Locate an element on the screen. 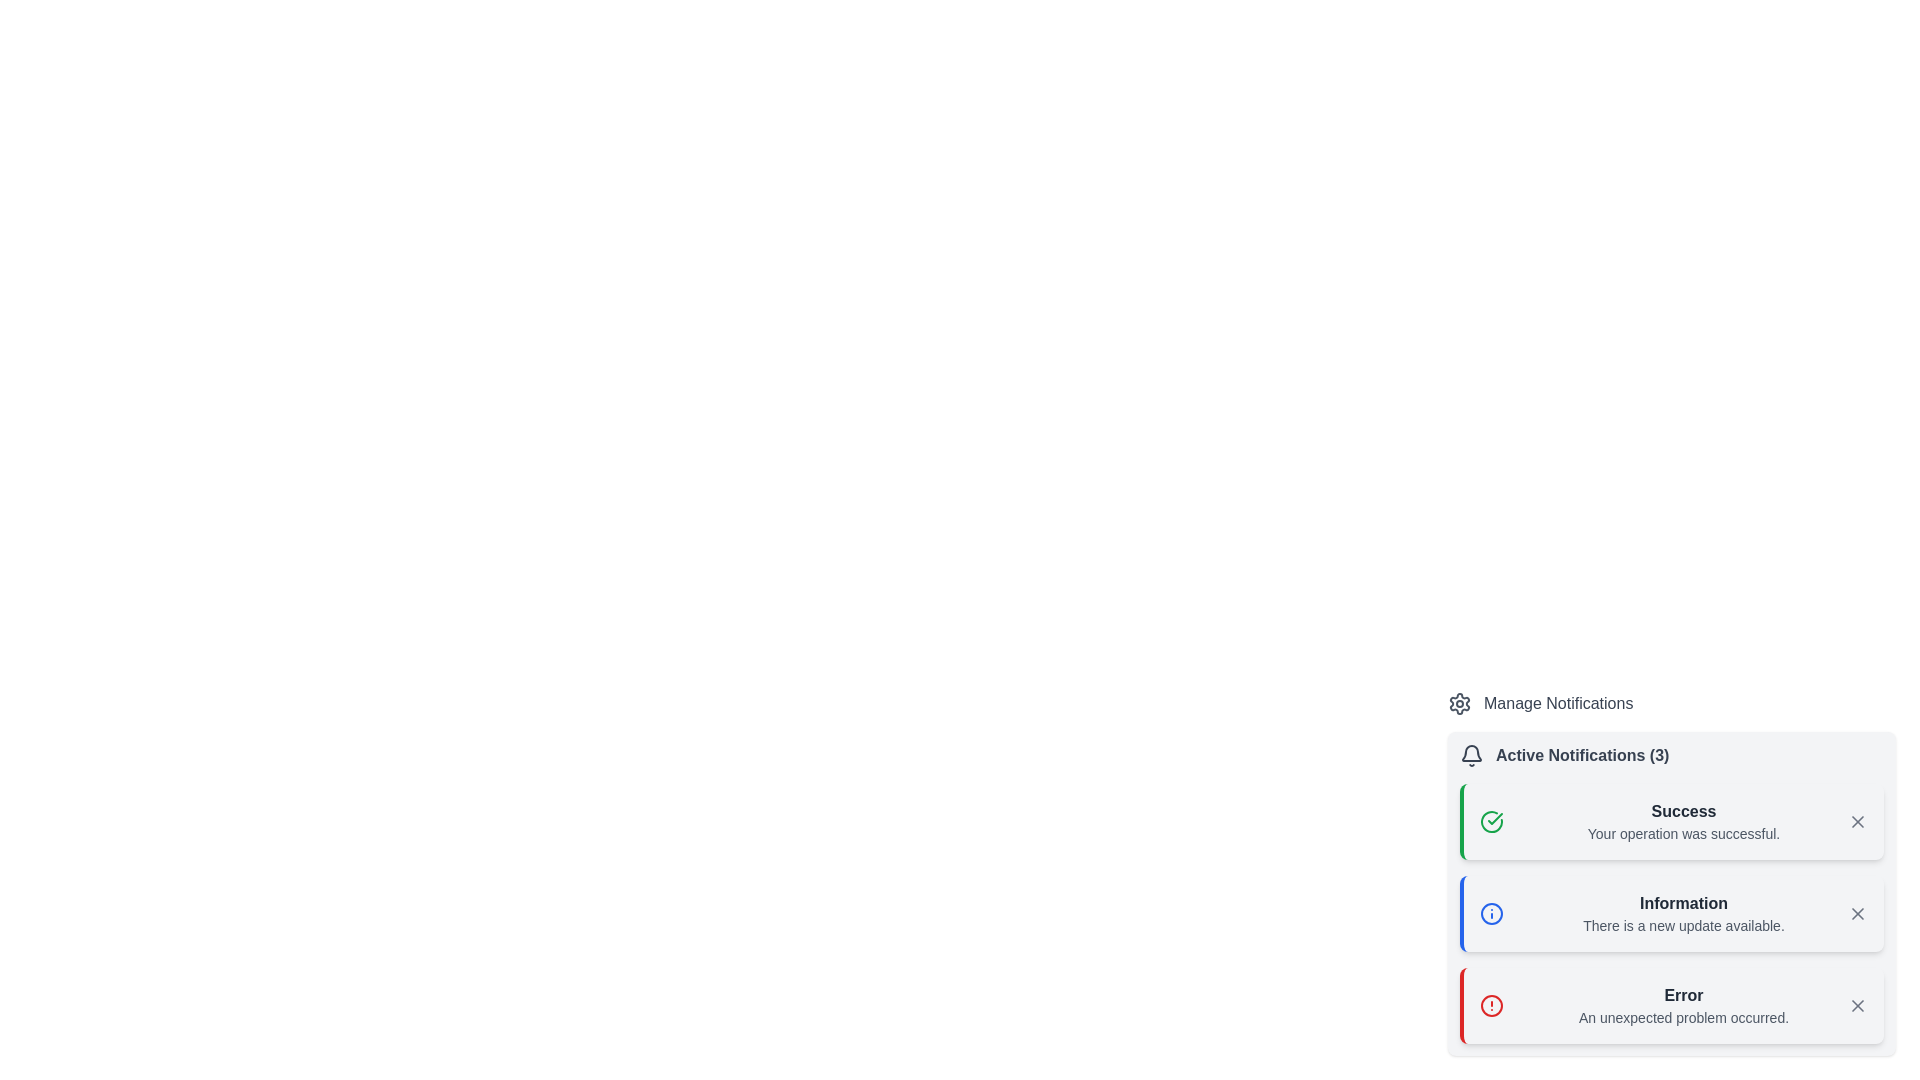  the text label that serves as the title for the notification entry within the 'Information' notification card is located at coordinates (1683, 903).